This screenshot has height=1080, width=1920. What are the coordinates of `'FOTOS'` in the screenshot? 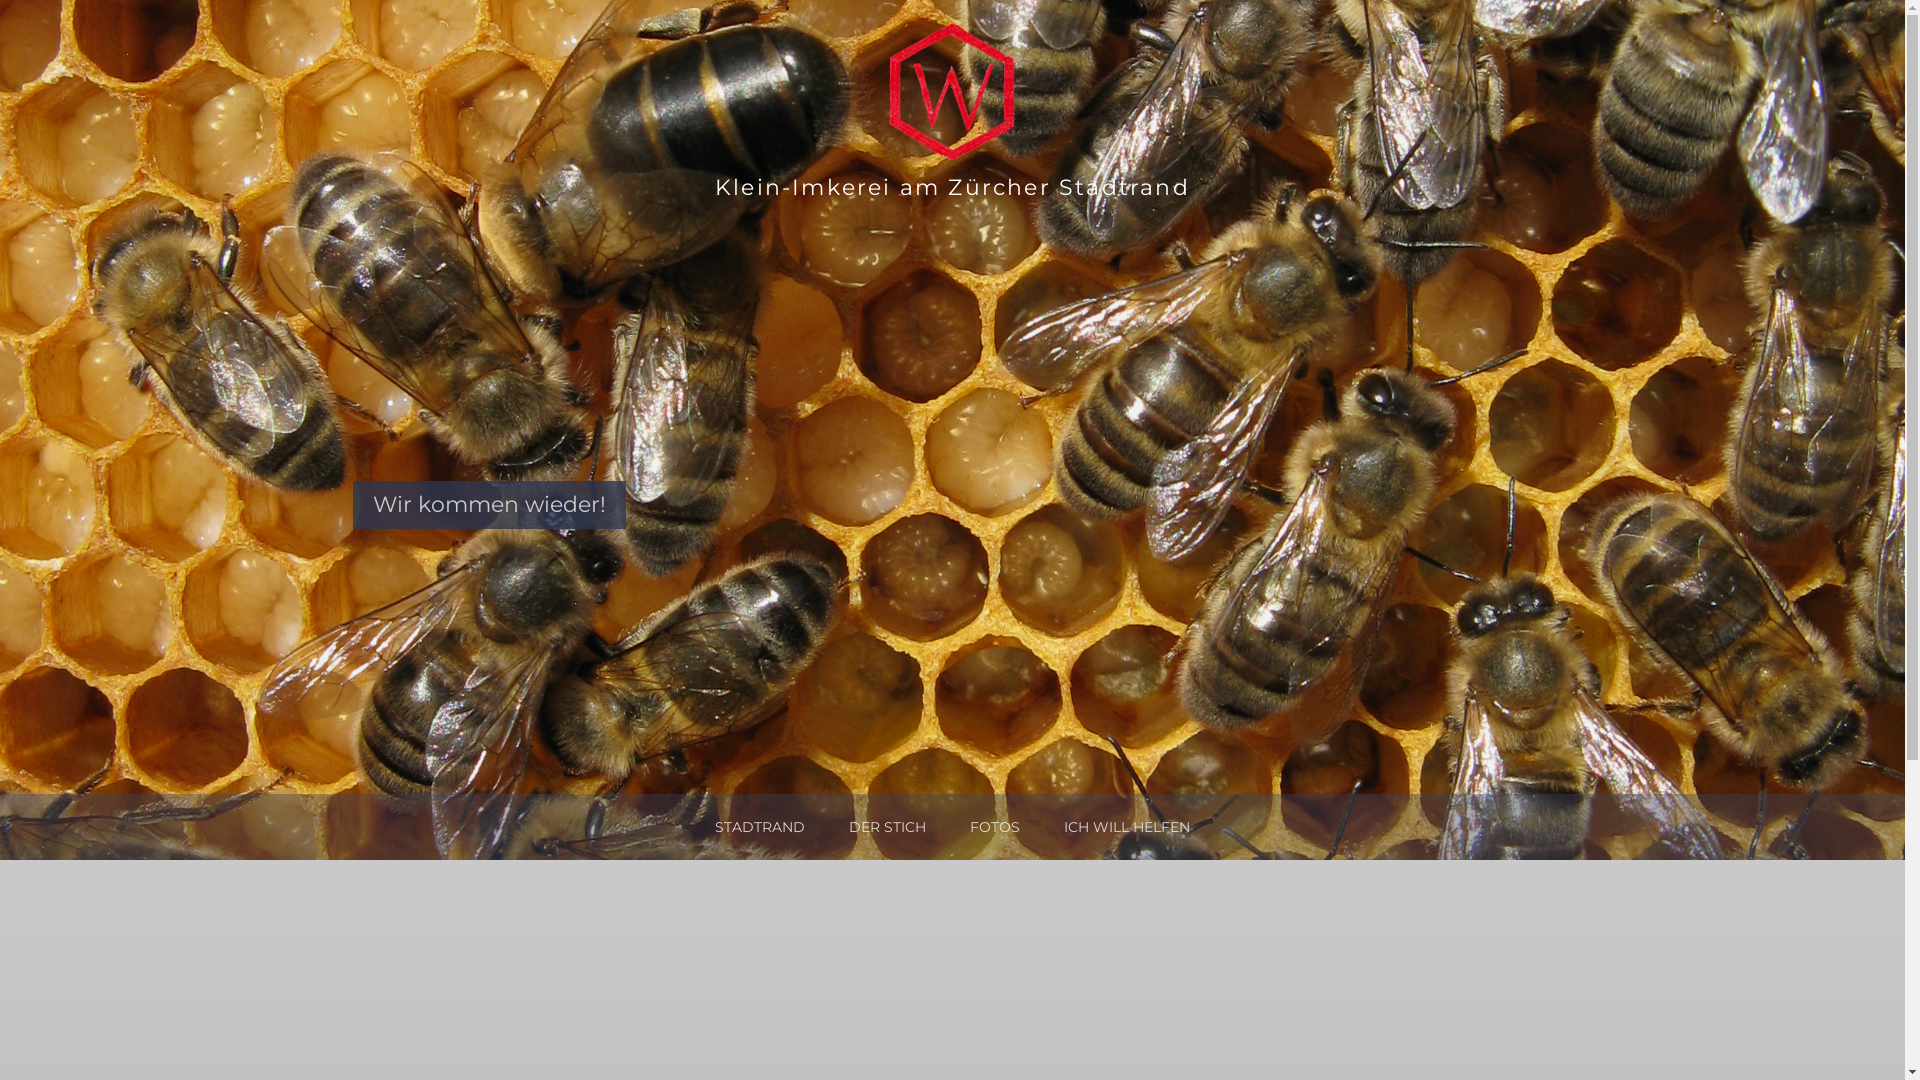 It's located at (994, 826).